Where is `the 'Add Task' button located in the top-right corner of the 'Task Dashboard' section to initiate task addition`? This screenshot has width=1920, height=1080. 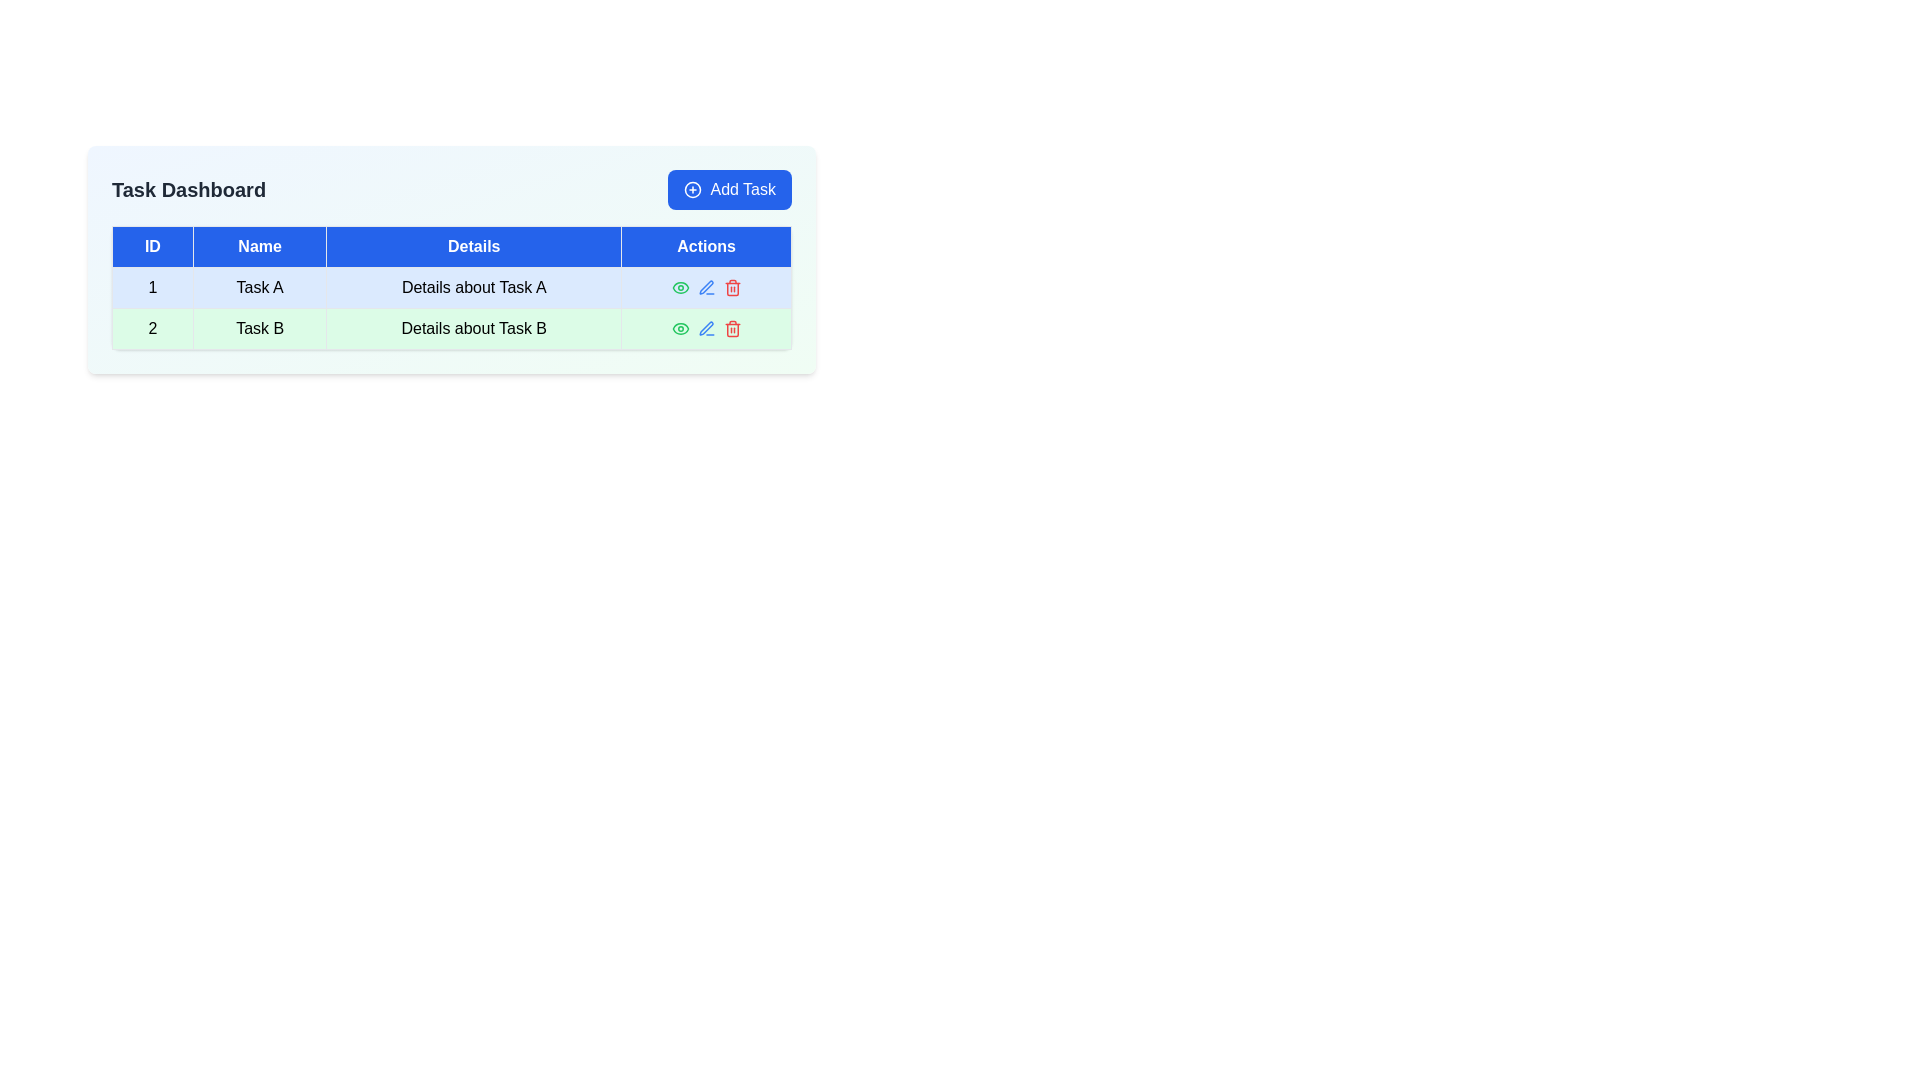 the 'Add Task' button located in the top-right corner of the 'Task Dashboard' section to initiate task addition is located at coordinates (729, 189).